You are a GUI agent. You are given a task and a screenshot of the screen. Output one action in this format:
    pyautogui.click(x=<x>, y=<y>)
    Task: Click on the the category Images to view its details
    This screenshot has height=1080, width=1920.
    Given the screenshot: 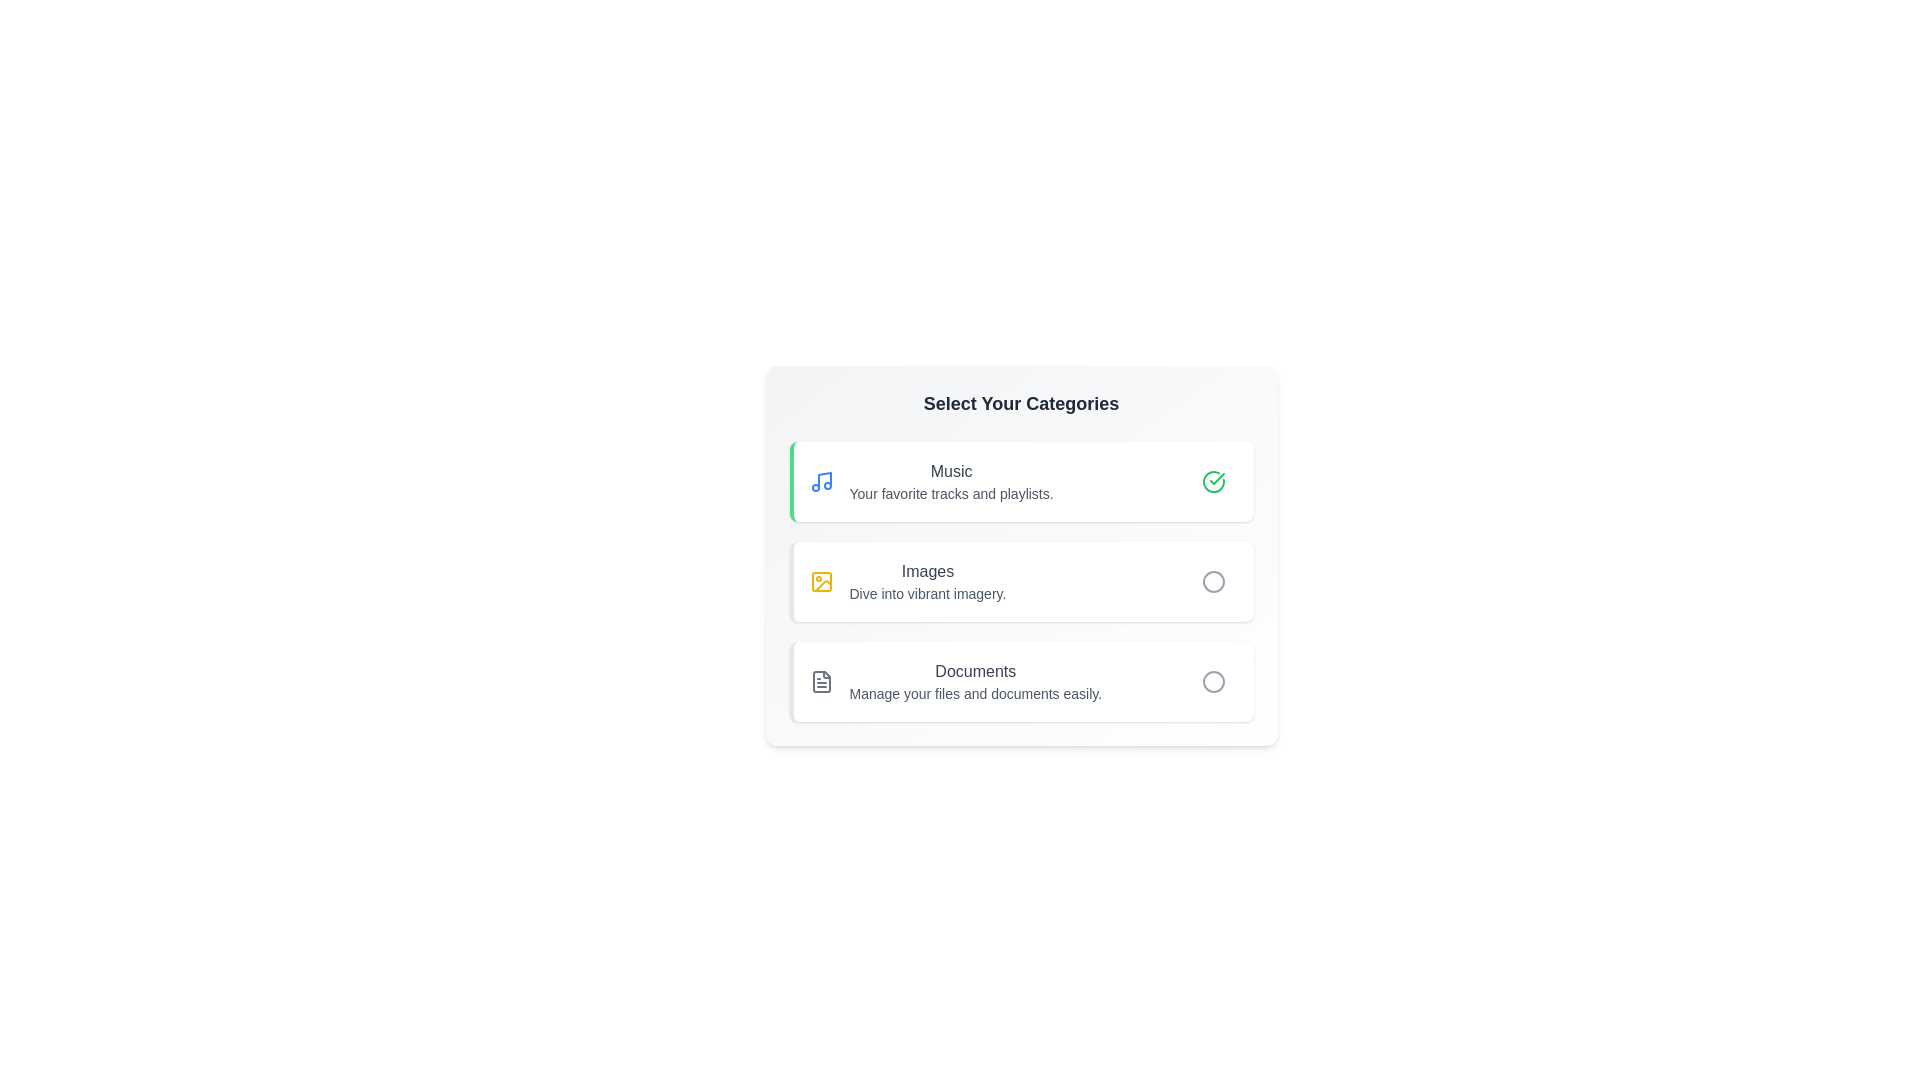 What is the action you would take?
    pyautogui.click(x=920, y=582)
    